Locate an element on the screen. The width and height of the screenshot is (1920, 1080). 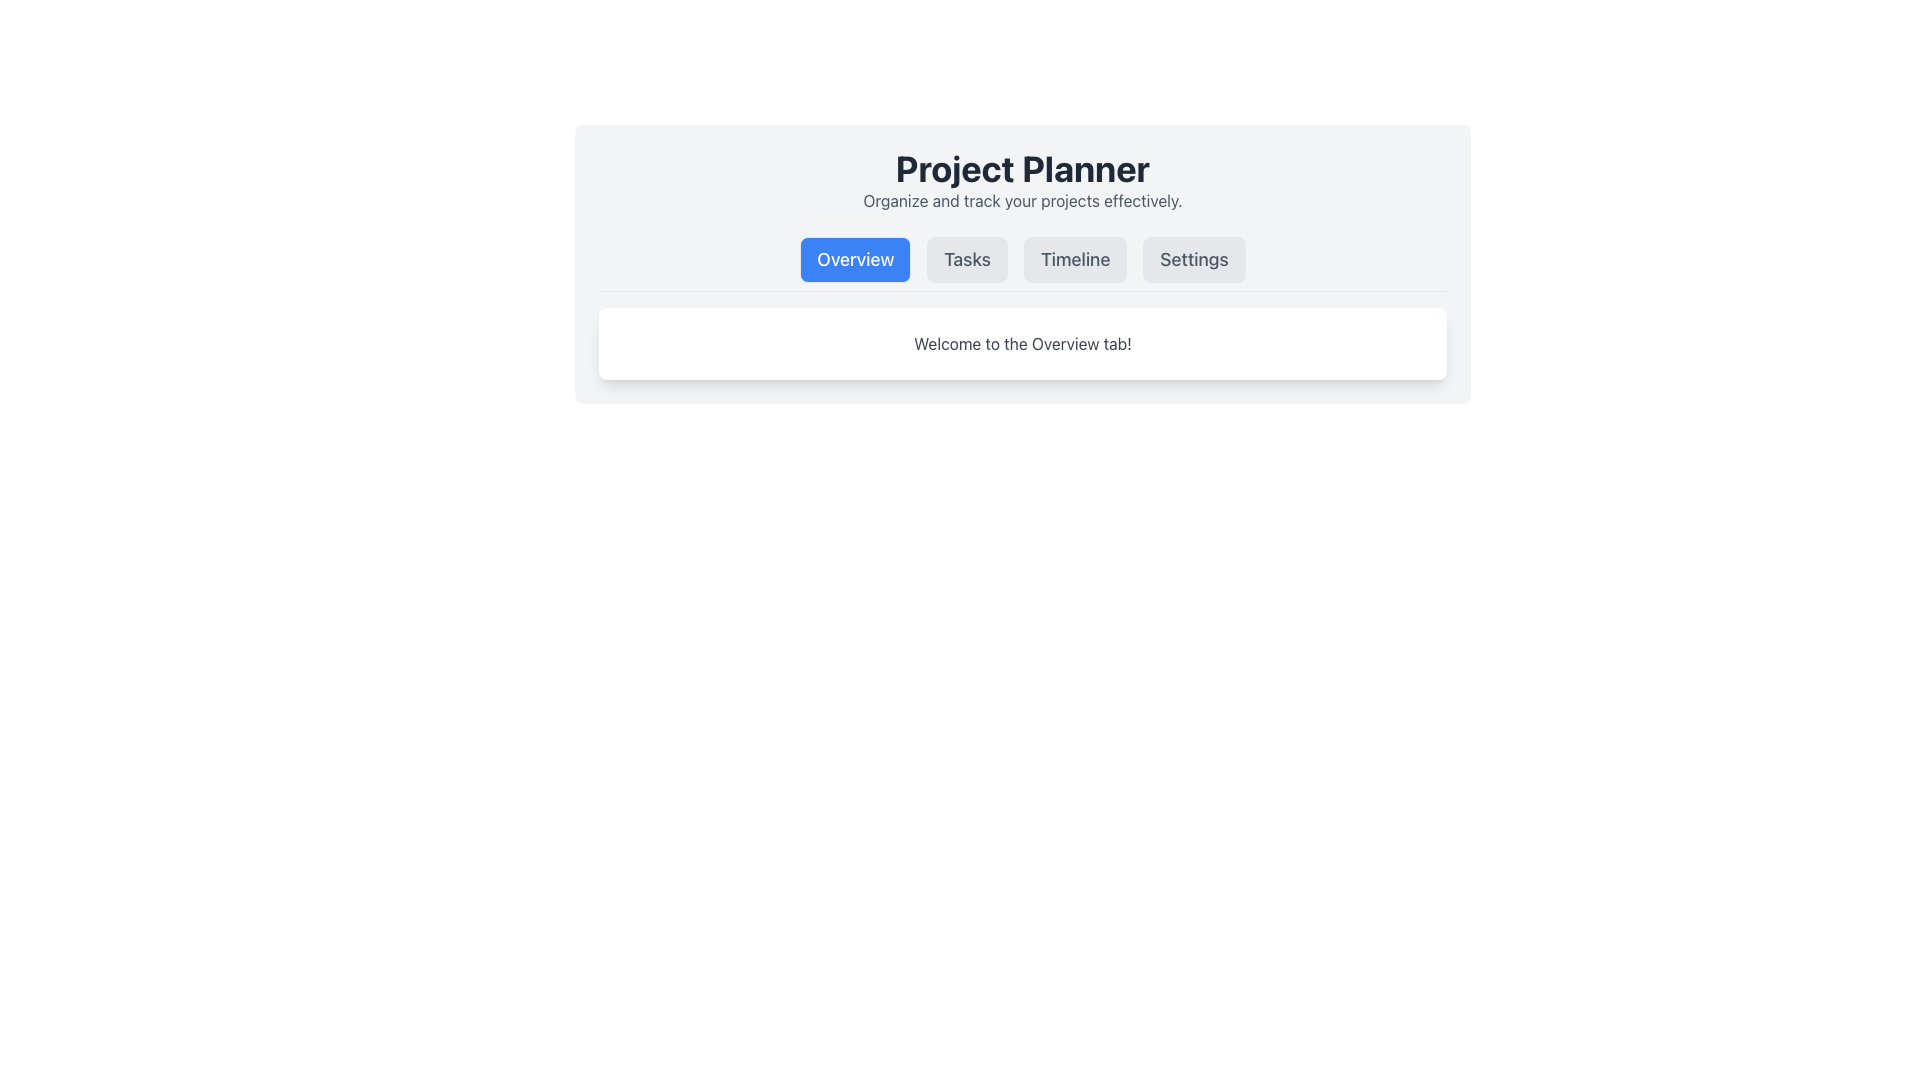
the 'Tasks' button, which is the second button in the toolbar with a light gray background and rounded edges is located at coordinates (967, 258).